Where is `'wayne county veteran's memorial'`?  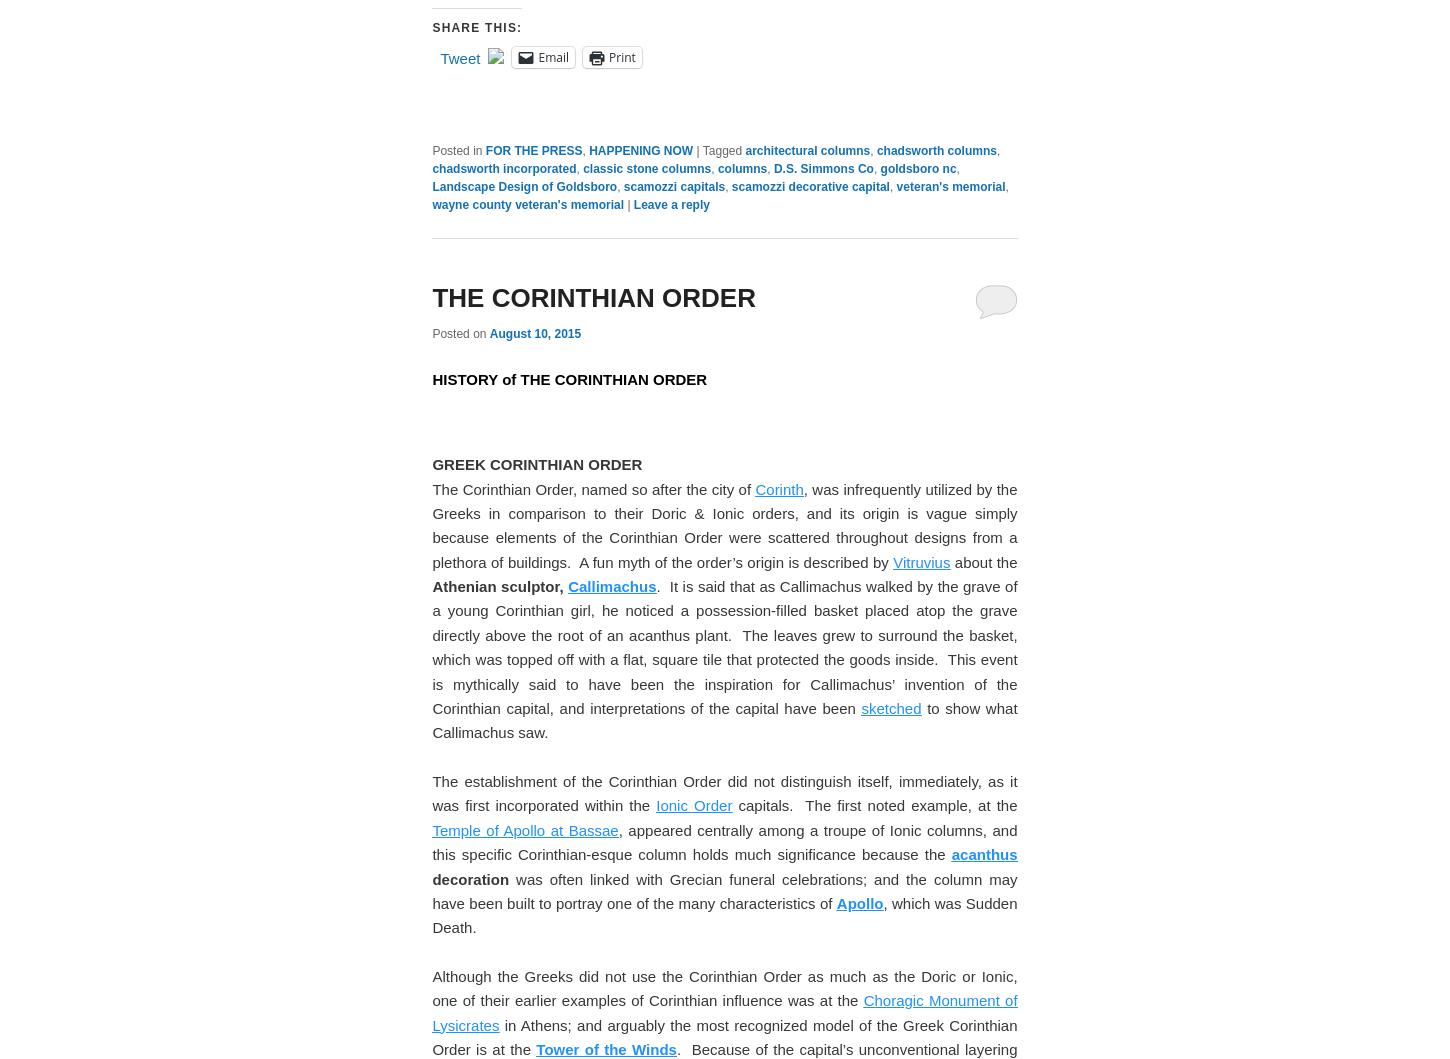
'wayne county veteran's memorial' is located at coordinates (527, 825).